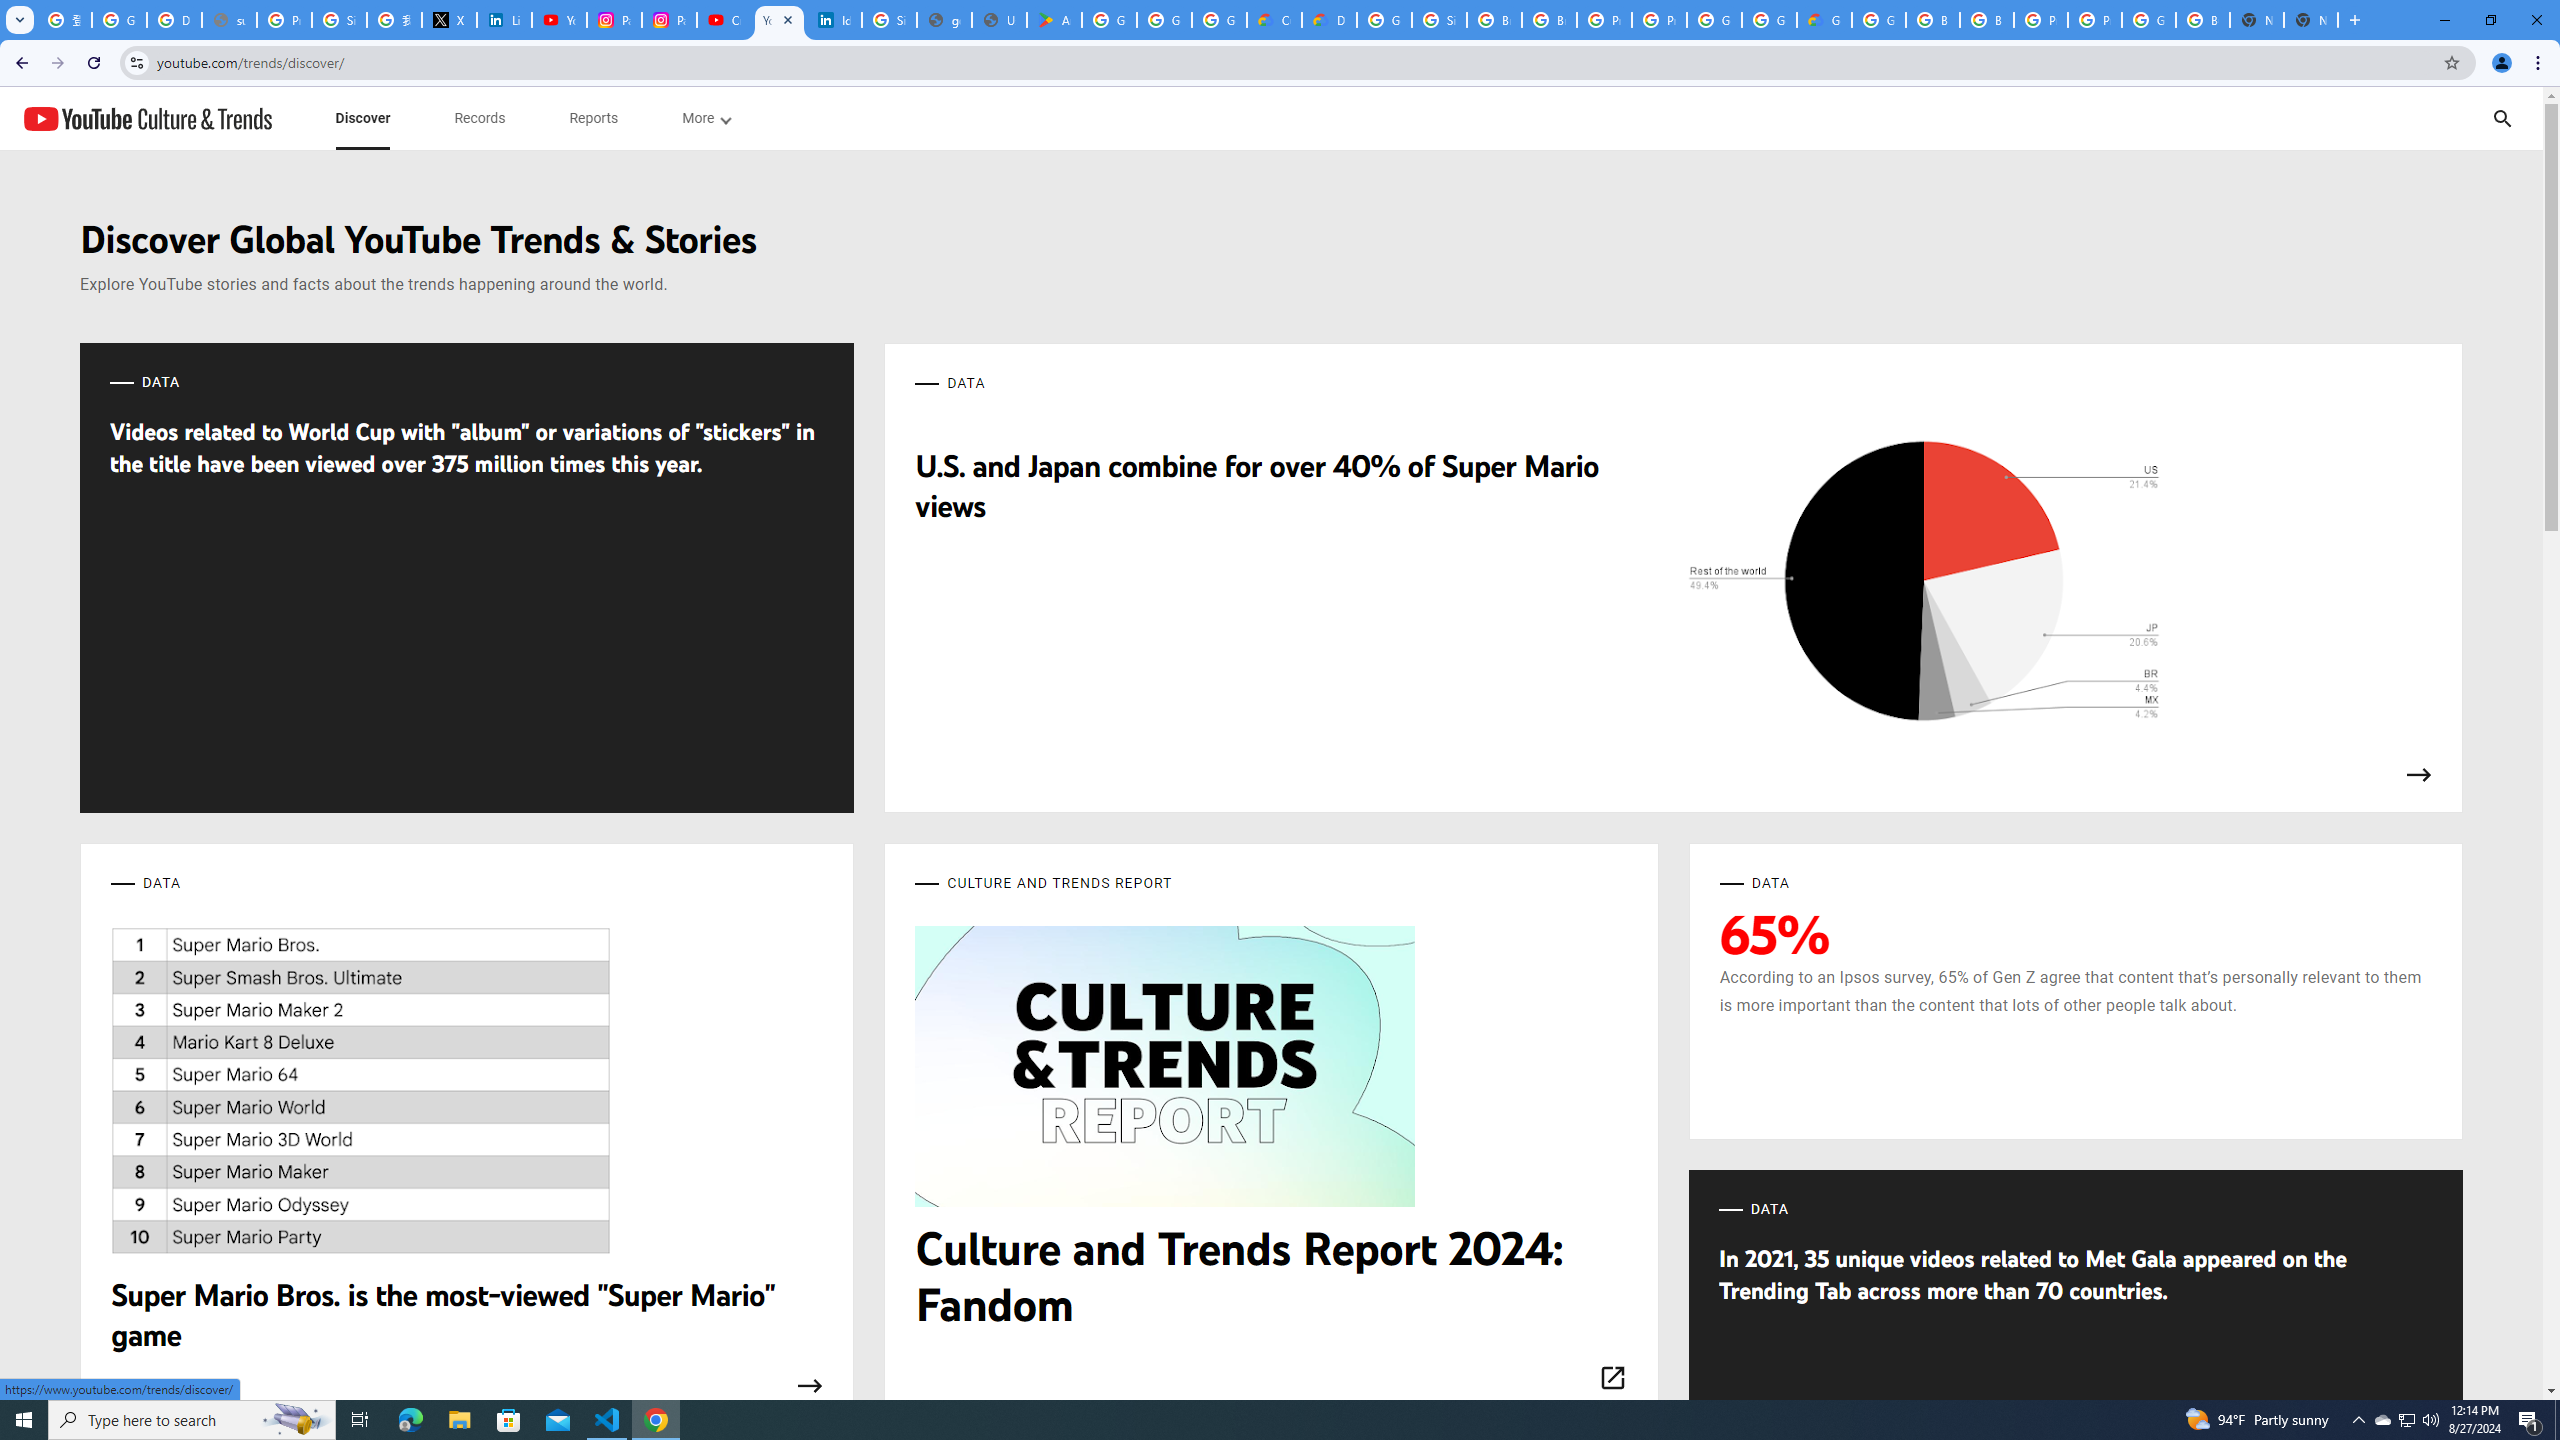 This screenshot has width=2560, height=1440. I want to click on 'YouTube Culture & Trends', so click(146, 118).